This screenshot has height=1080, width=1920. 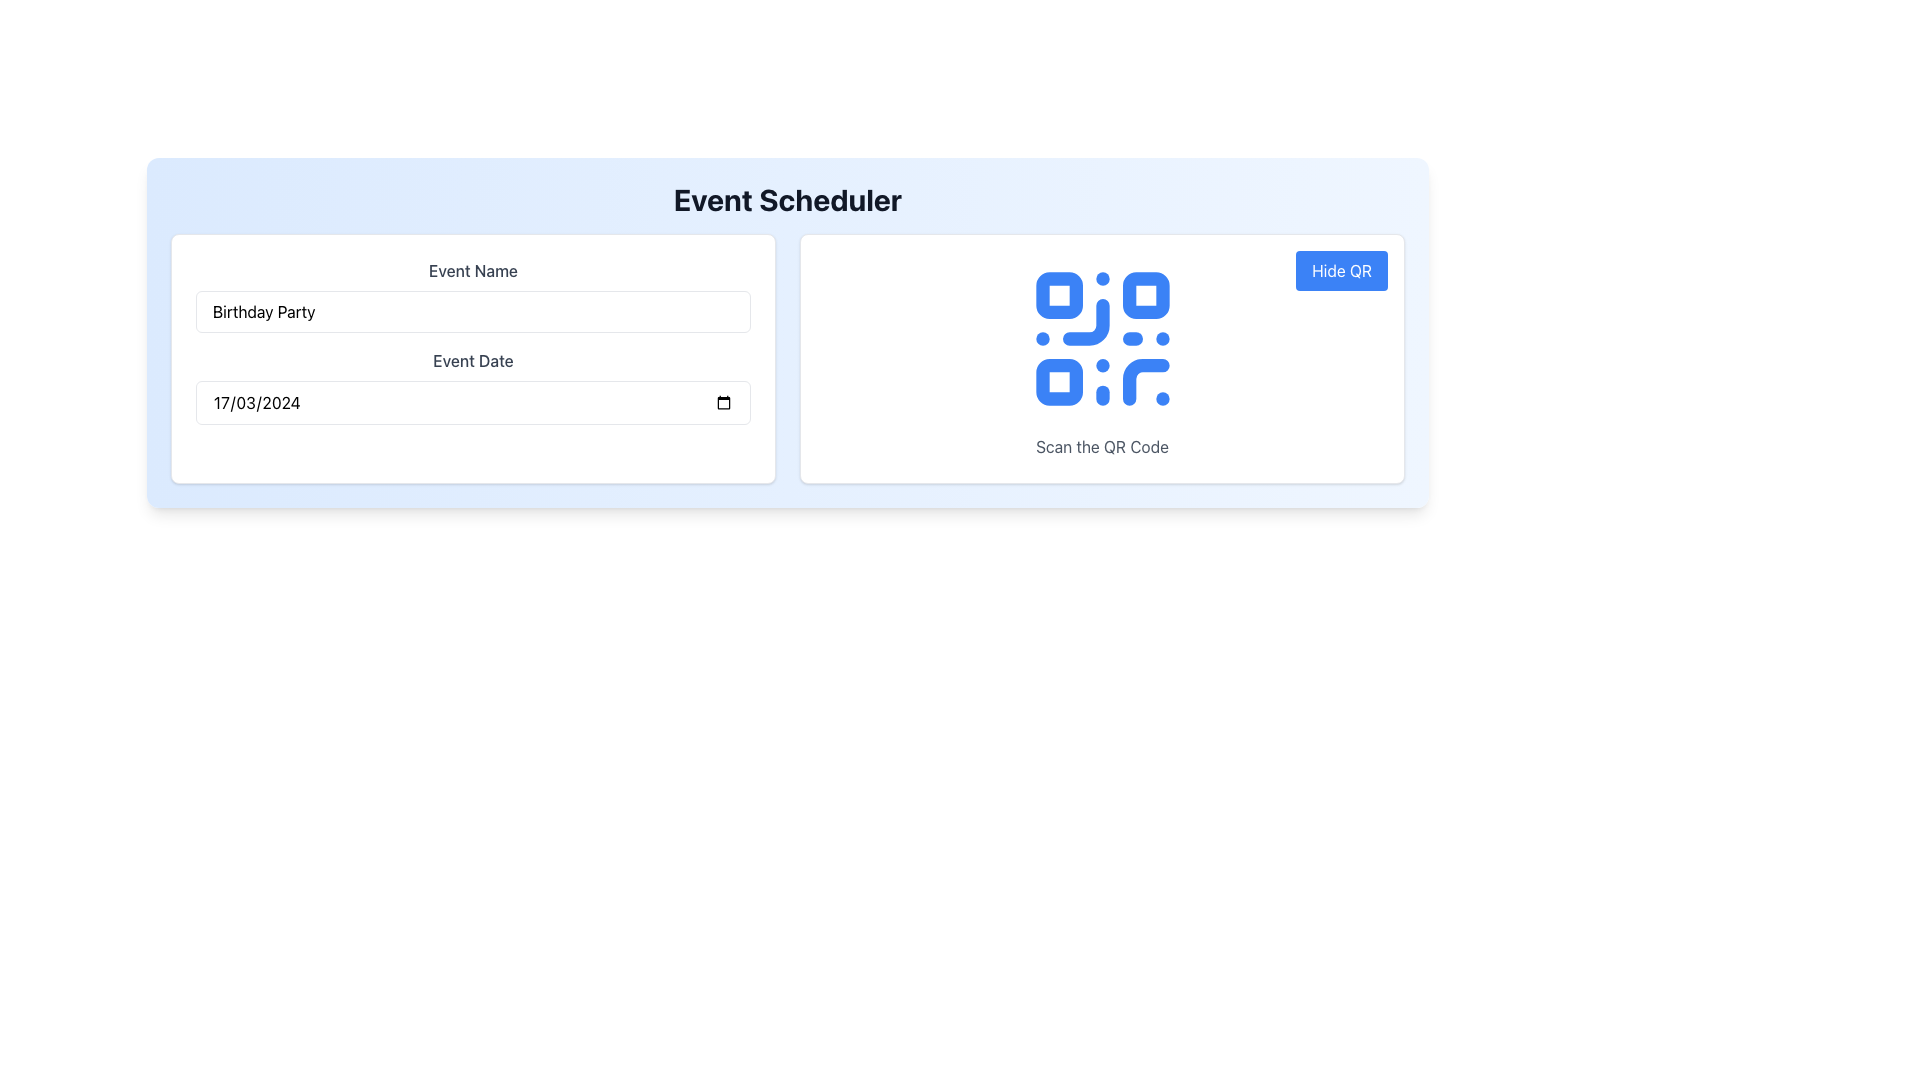 I want to click on the QR code icon located in the right panel above the text 'Scan the QR Code', so click(x=1101, y=338).